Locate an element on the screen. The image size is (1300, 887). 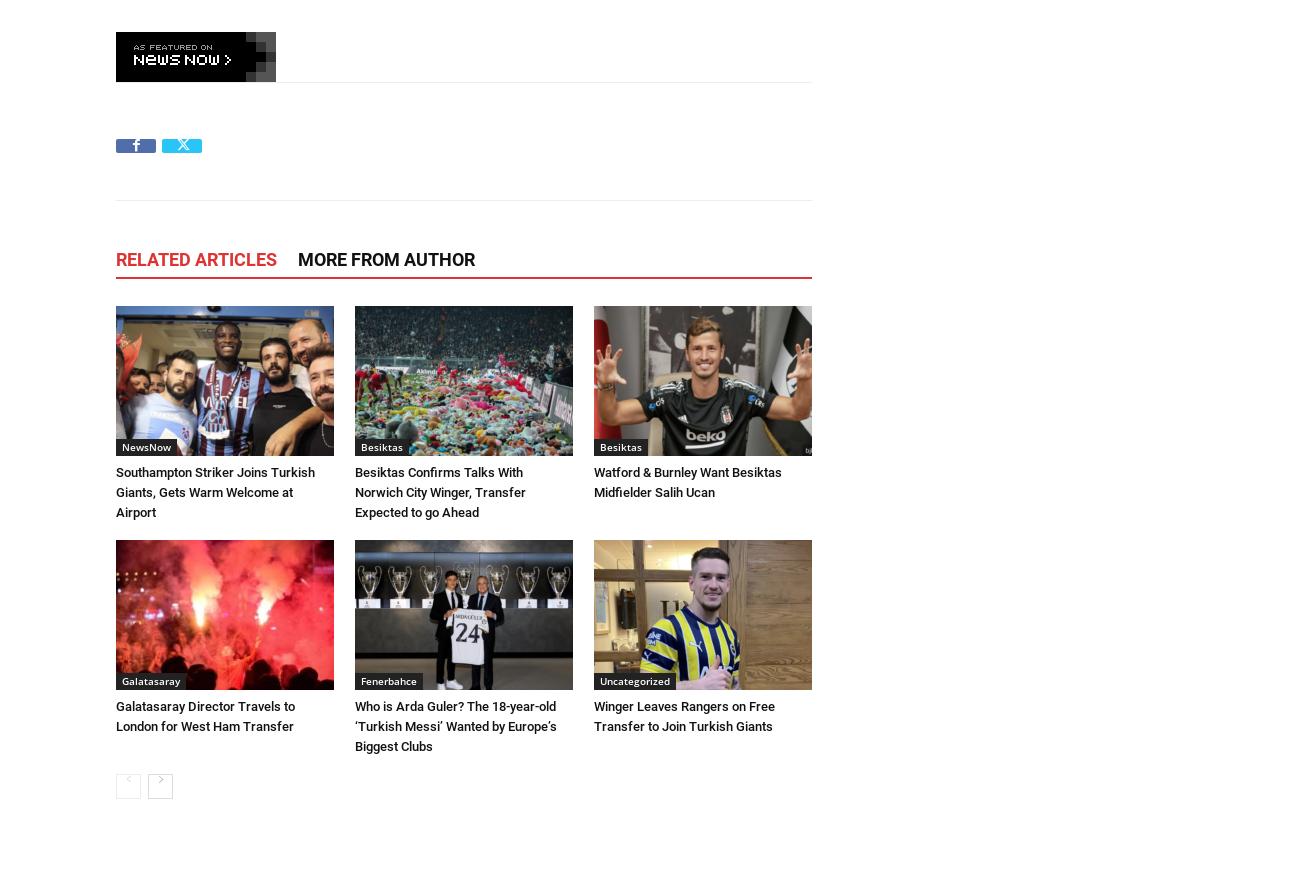
'Southampton Striker Joins Turkish Giants, Gets Warm Welcome at Airport' is located at coordinates (215, 491).